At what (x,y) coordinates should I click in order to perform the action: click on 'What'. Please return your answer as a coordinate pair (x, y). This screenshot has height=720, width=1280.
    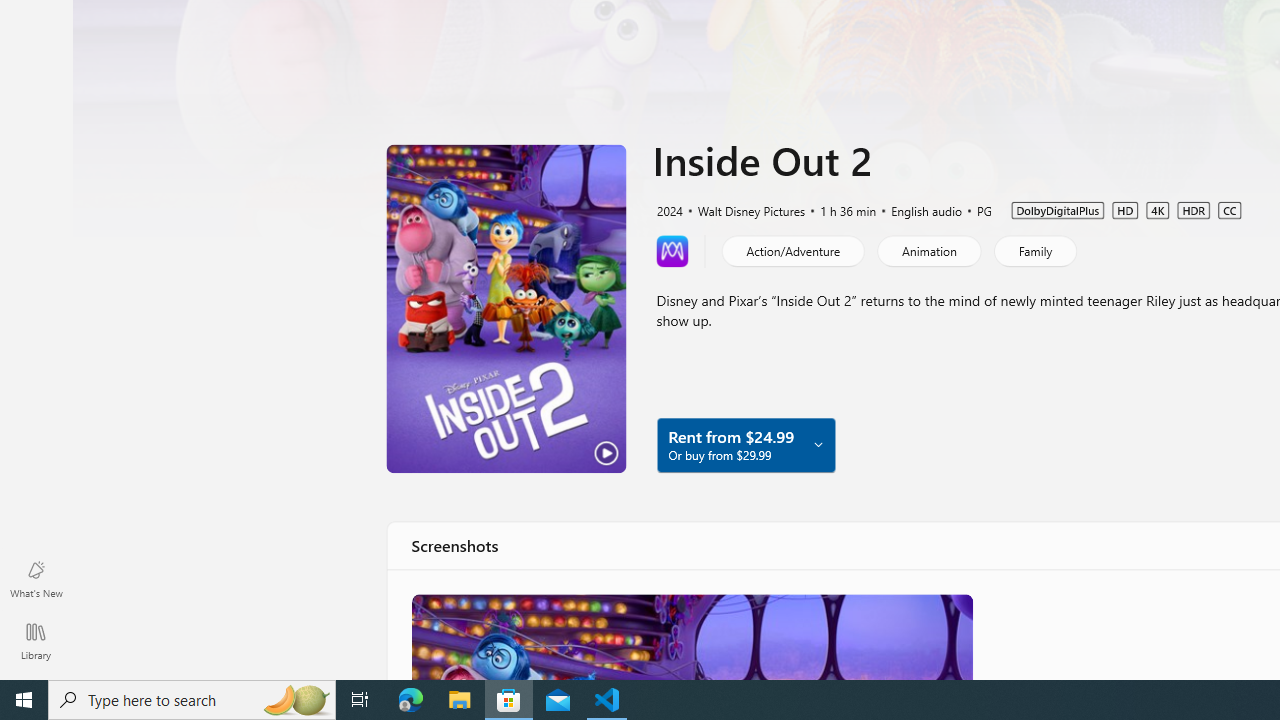
    Looking at the image, I should click on (35, 578).